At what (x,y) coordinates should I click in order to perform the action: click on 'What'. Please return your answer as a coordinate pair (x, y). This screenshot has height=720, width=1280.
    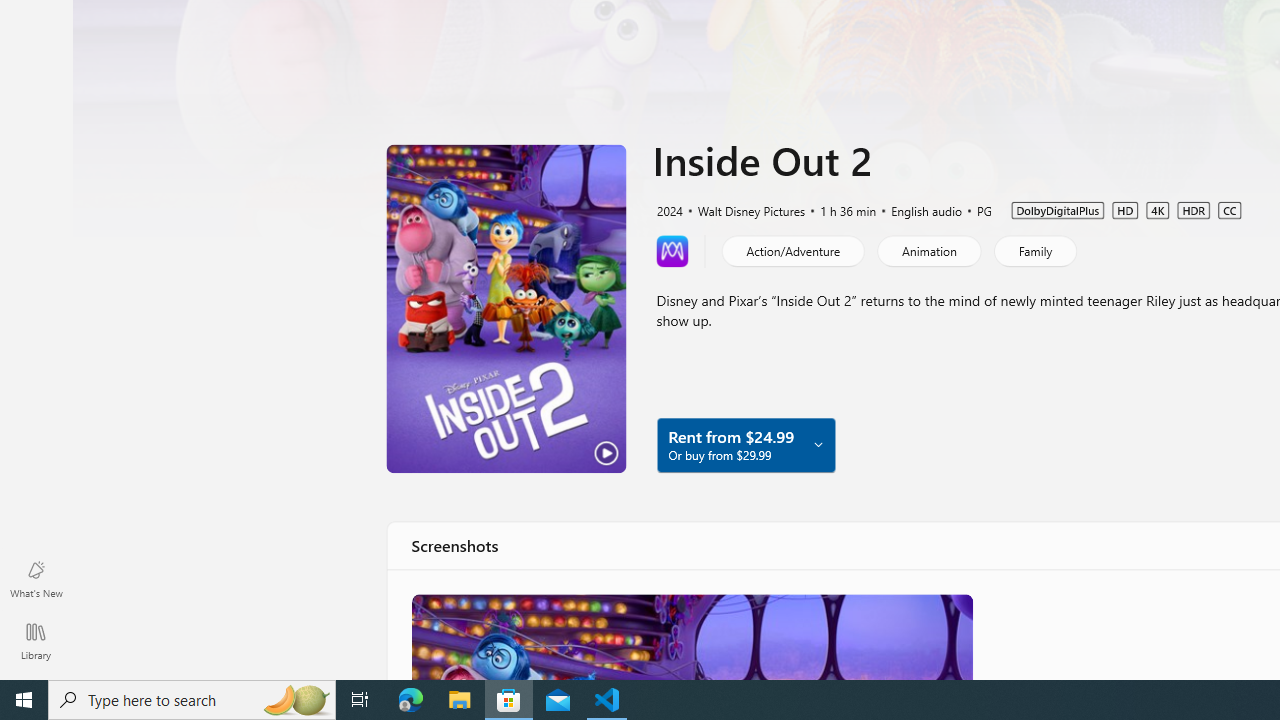
    Looking at the image, I should click on (35, 578).